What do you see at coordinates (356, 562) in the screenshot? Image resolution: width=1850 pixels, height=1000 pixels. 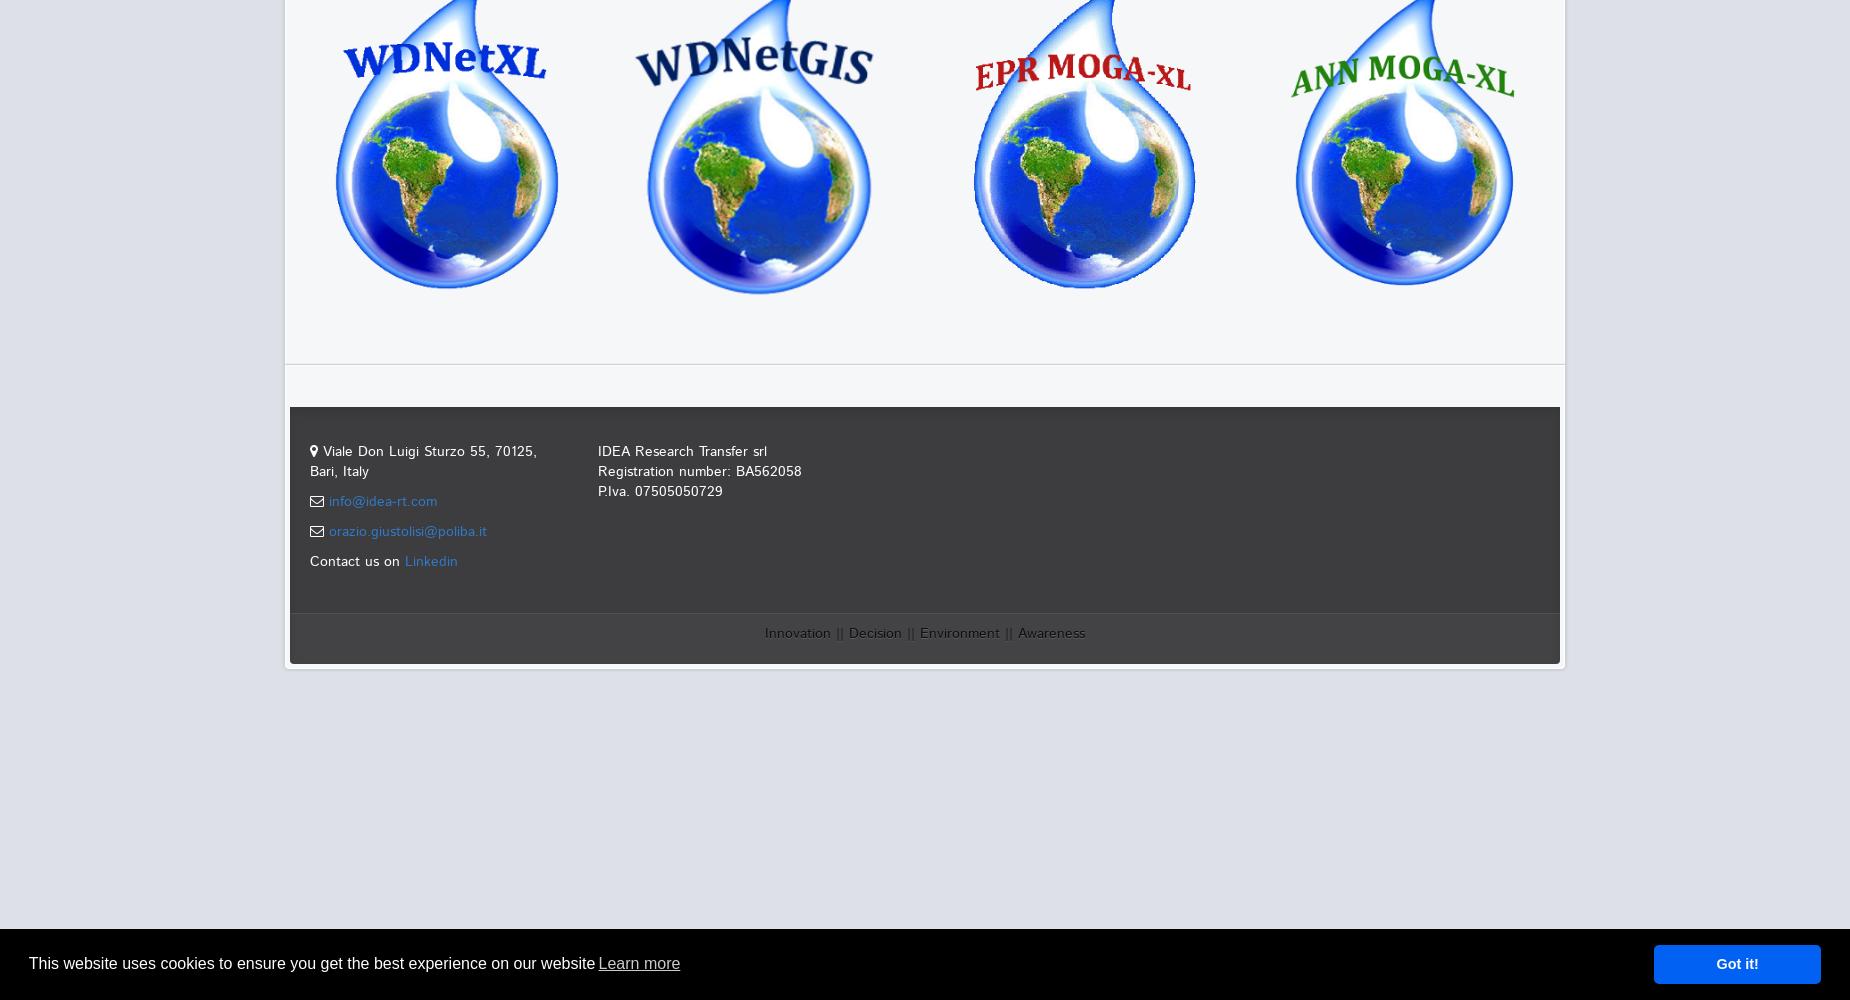 I see `'Contact us on'` at bounding box center [356, 562].